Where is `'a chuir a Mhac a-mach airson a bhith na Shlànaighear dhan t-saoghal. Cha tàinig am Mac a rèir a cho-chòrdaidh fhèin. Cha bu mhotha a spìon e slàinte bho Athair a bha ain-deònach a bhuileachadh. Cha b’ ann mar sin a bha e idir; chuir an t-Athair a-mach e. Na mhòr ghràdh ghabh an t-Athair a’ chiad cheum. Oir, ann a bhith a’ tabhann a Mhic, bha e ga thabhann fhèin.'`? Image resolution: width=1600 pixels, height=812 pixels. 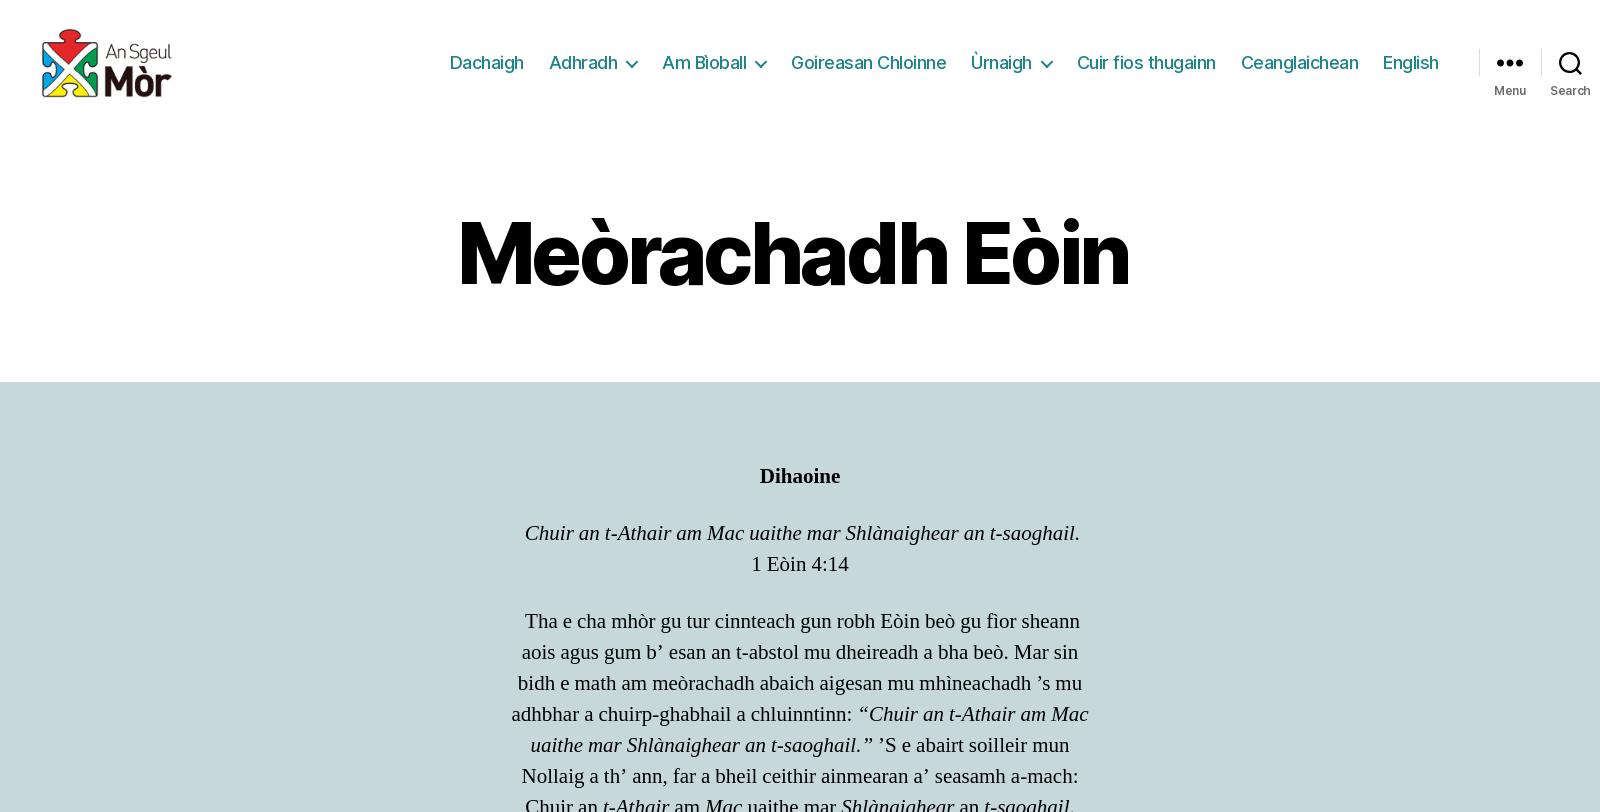 'a chuir a Mhac a-mach airson a bhith na Shlànaighear dhan t-saoghal. Cha tàinig am Mac a rèir a cho-chòrdaidh fhèin. Cha bu mhotha a spìon e slàinte bho Athair a bha ain-deònach a bhuileachadh. Cha b’ ann mar sin a bha e idir; chuir an t-Athair a-mach e. Na mhòr ghràdh ghabh an t-Athair a’ chiad cheum. Oir, ann a bhith a’ tabhann a Mhic, bha e ga thabhann fhèin.' is located at coordinates (800, 224).